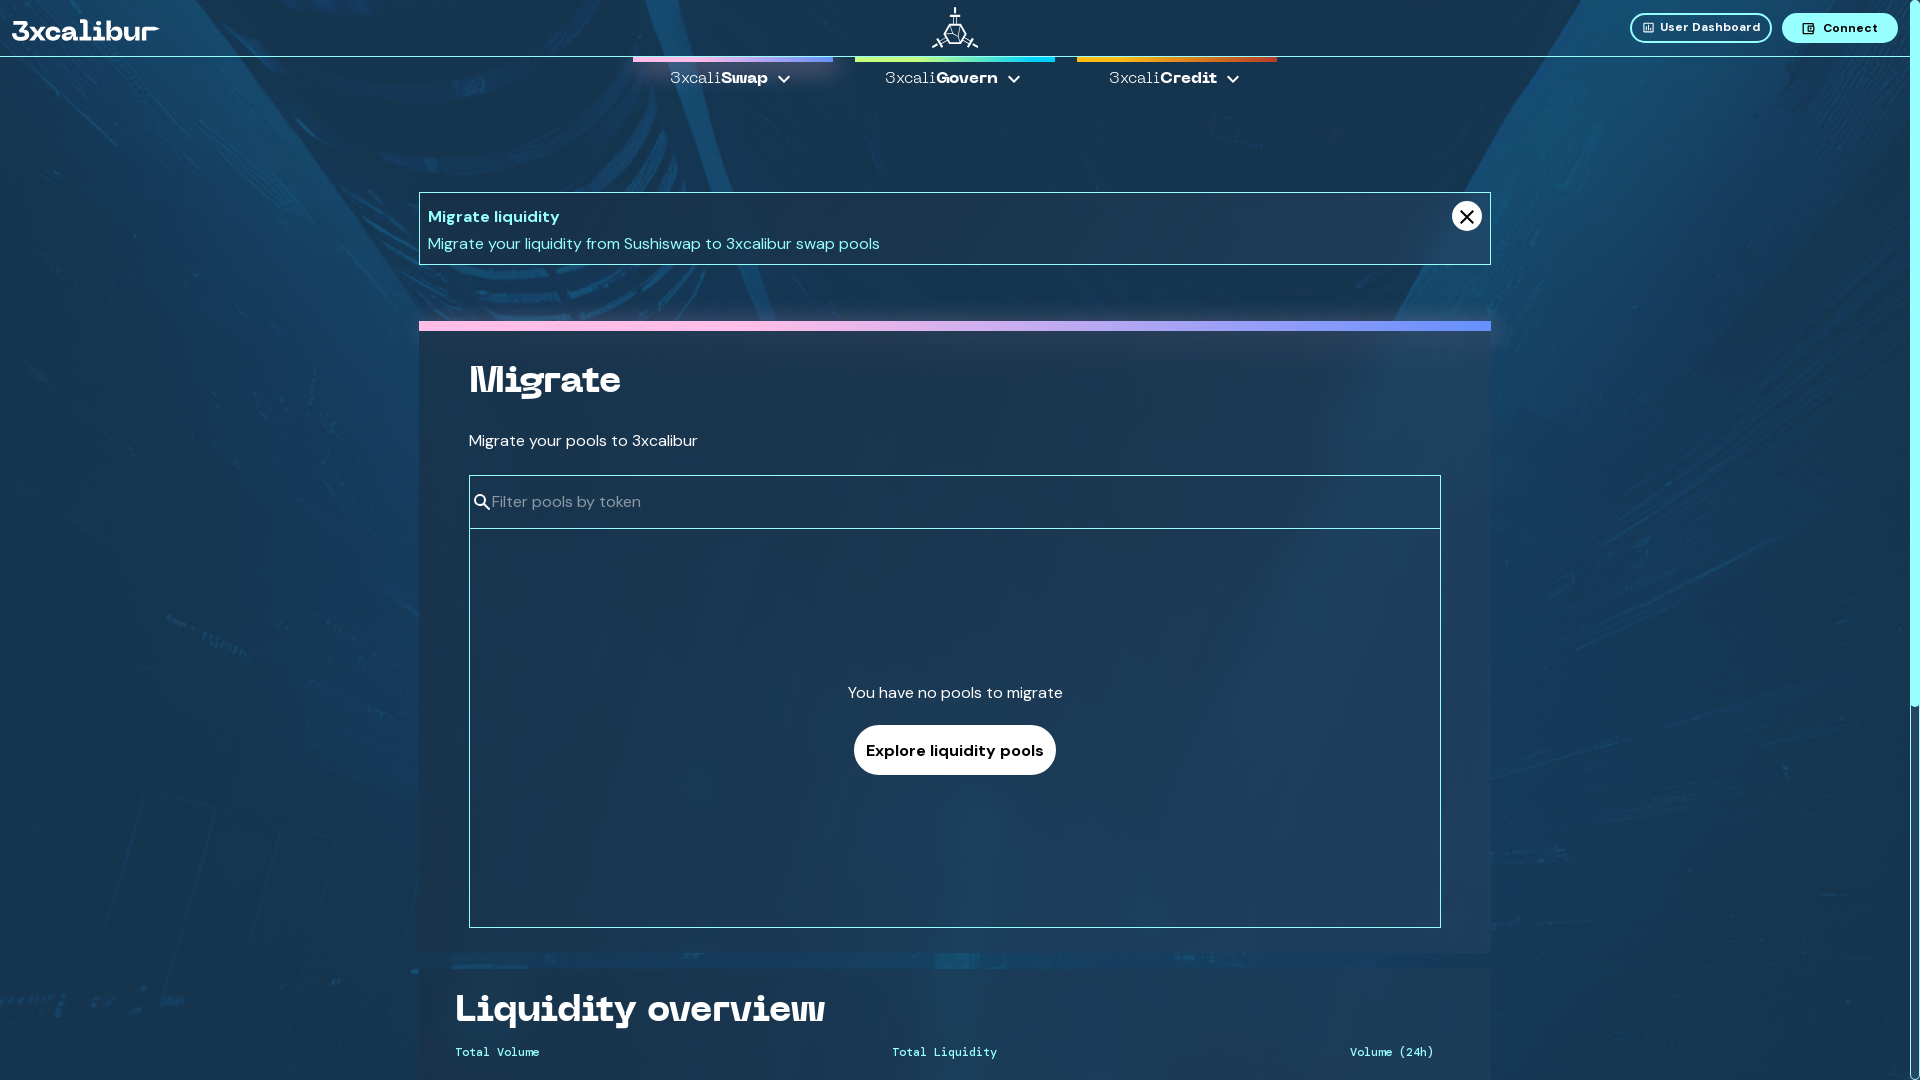 The width and height of the screenshot is (1920, 1080). Describe the element at coordinates (1704, 27) in the screenshot. I see `'User Dashboard'` at that location.